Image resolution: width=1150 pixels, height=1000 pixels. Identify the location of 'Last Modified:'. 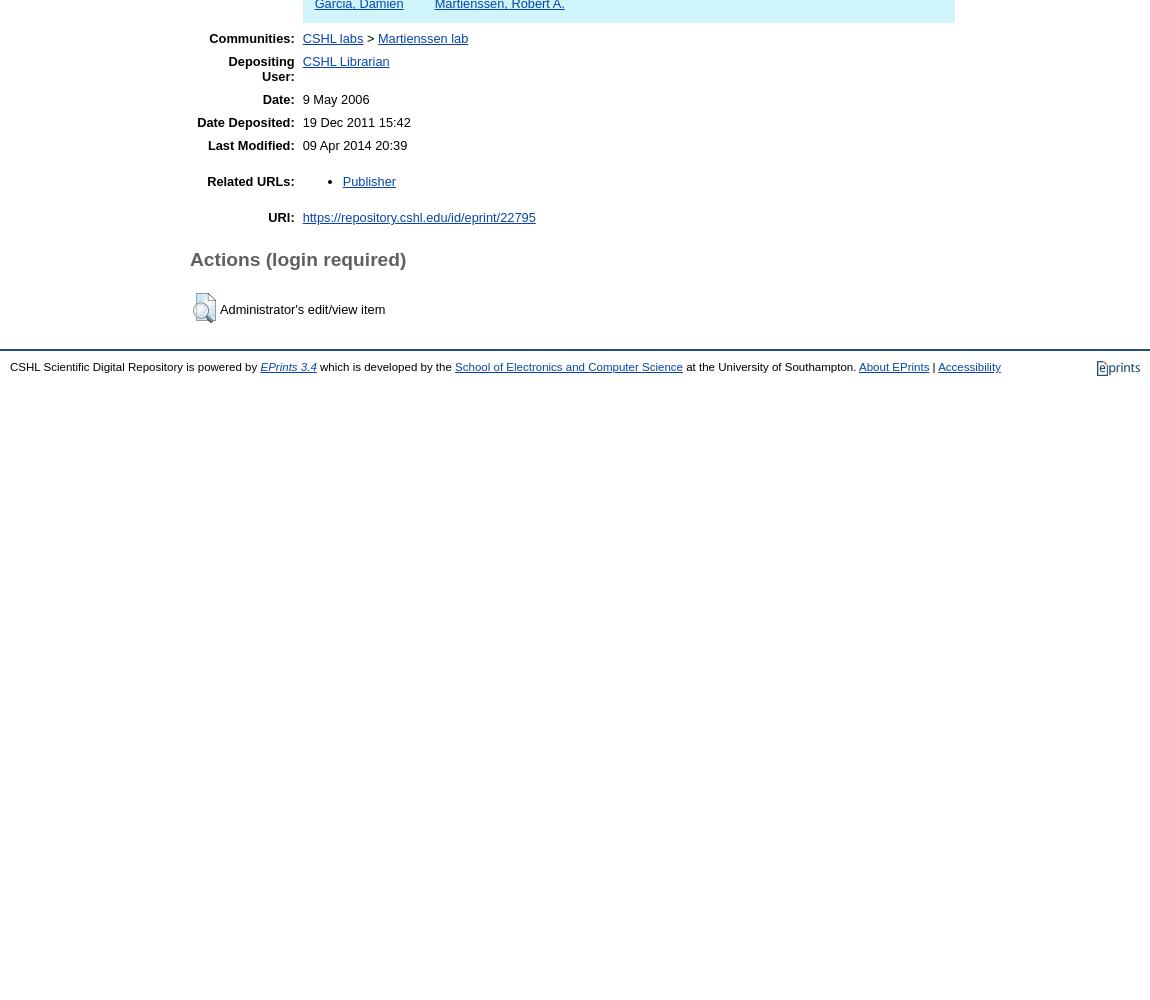
(249, 145).